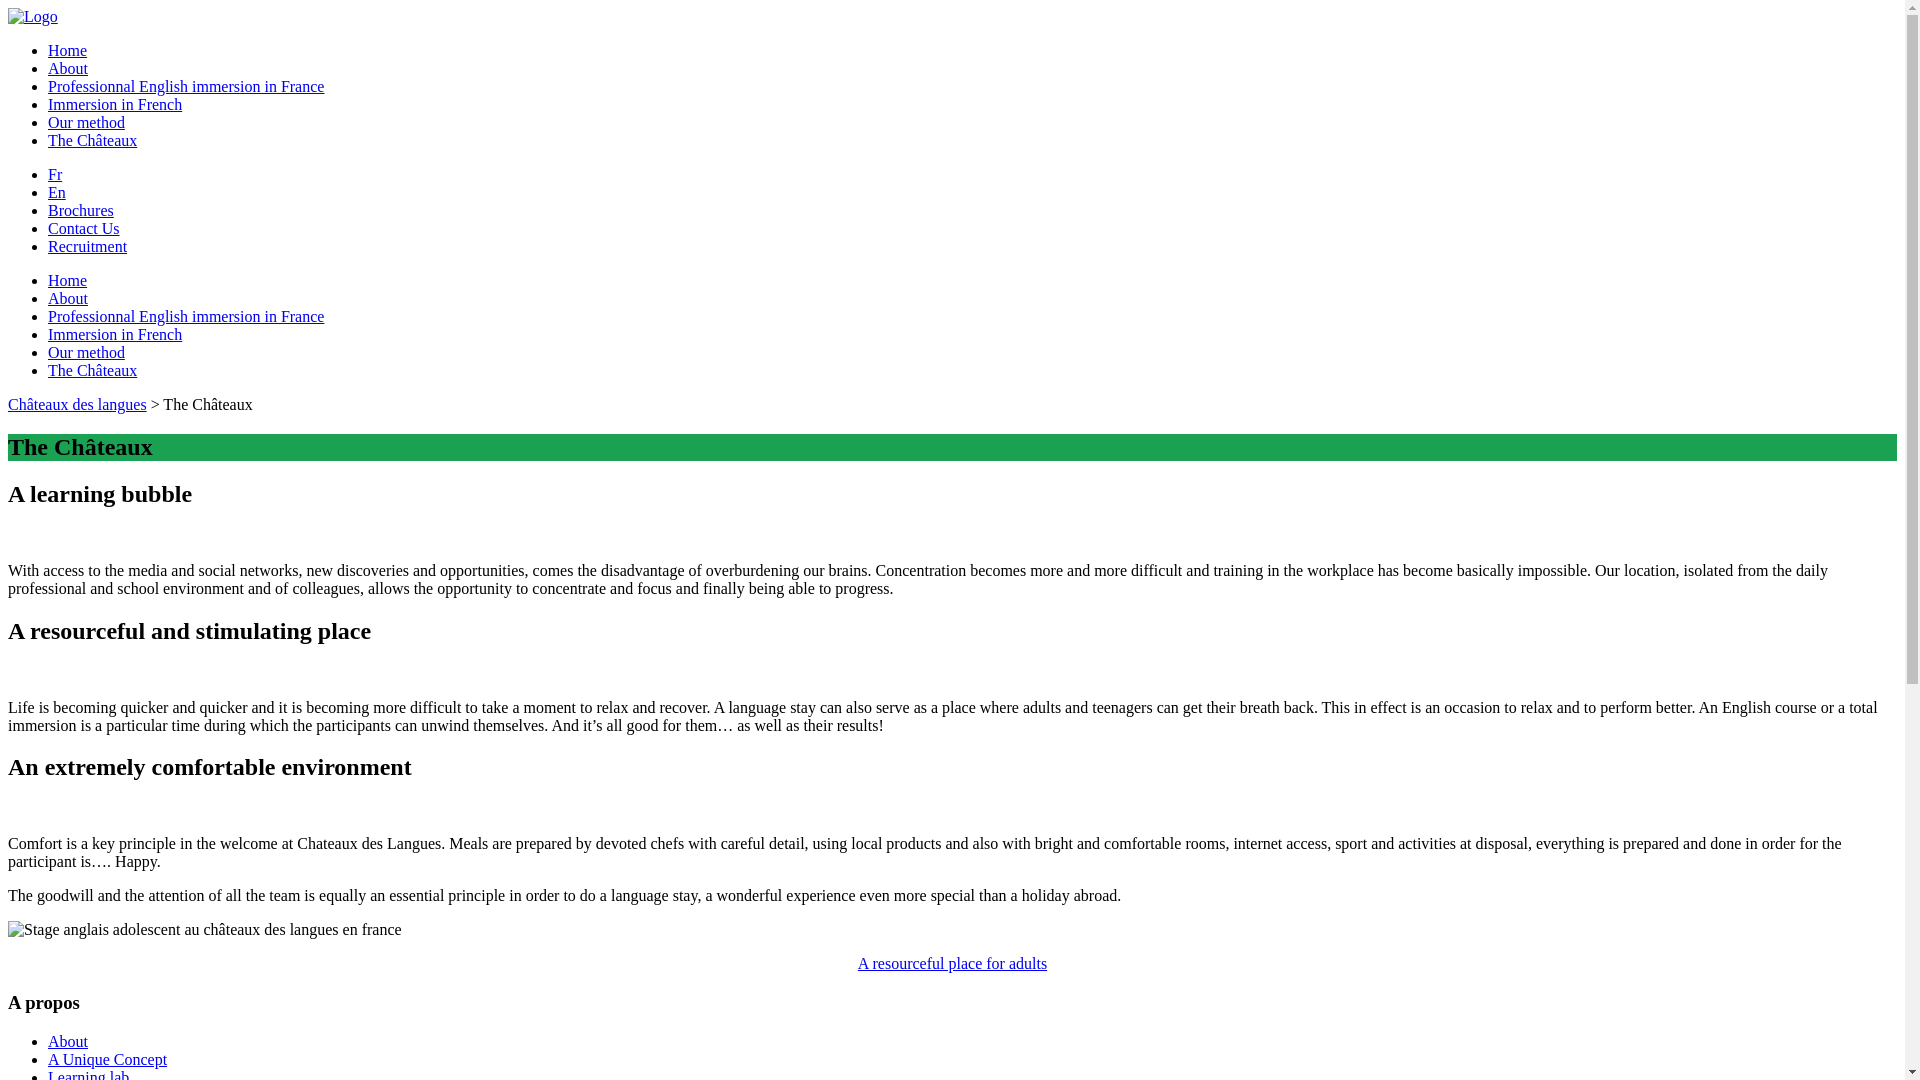 Image resolution: width=1920 pixels, height=1080 pixels. Describe the element at coordinates (82, 227) in the screenshot. I see `'Contact Us'` at that location.